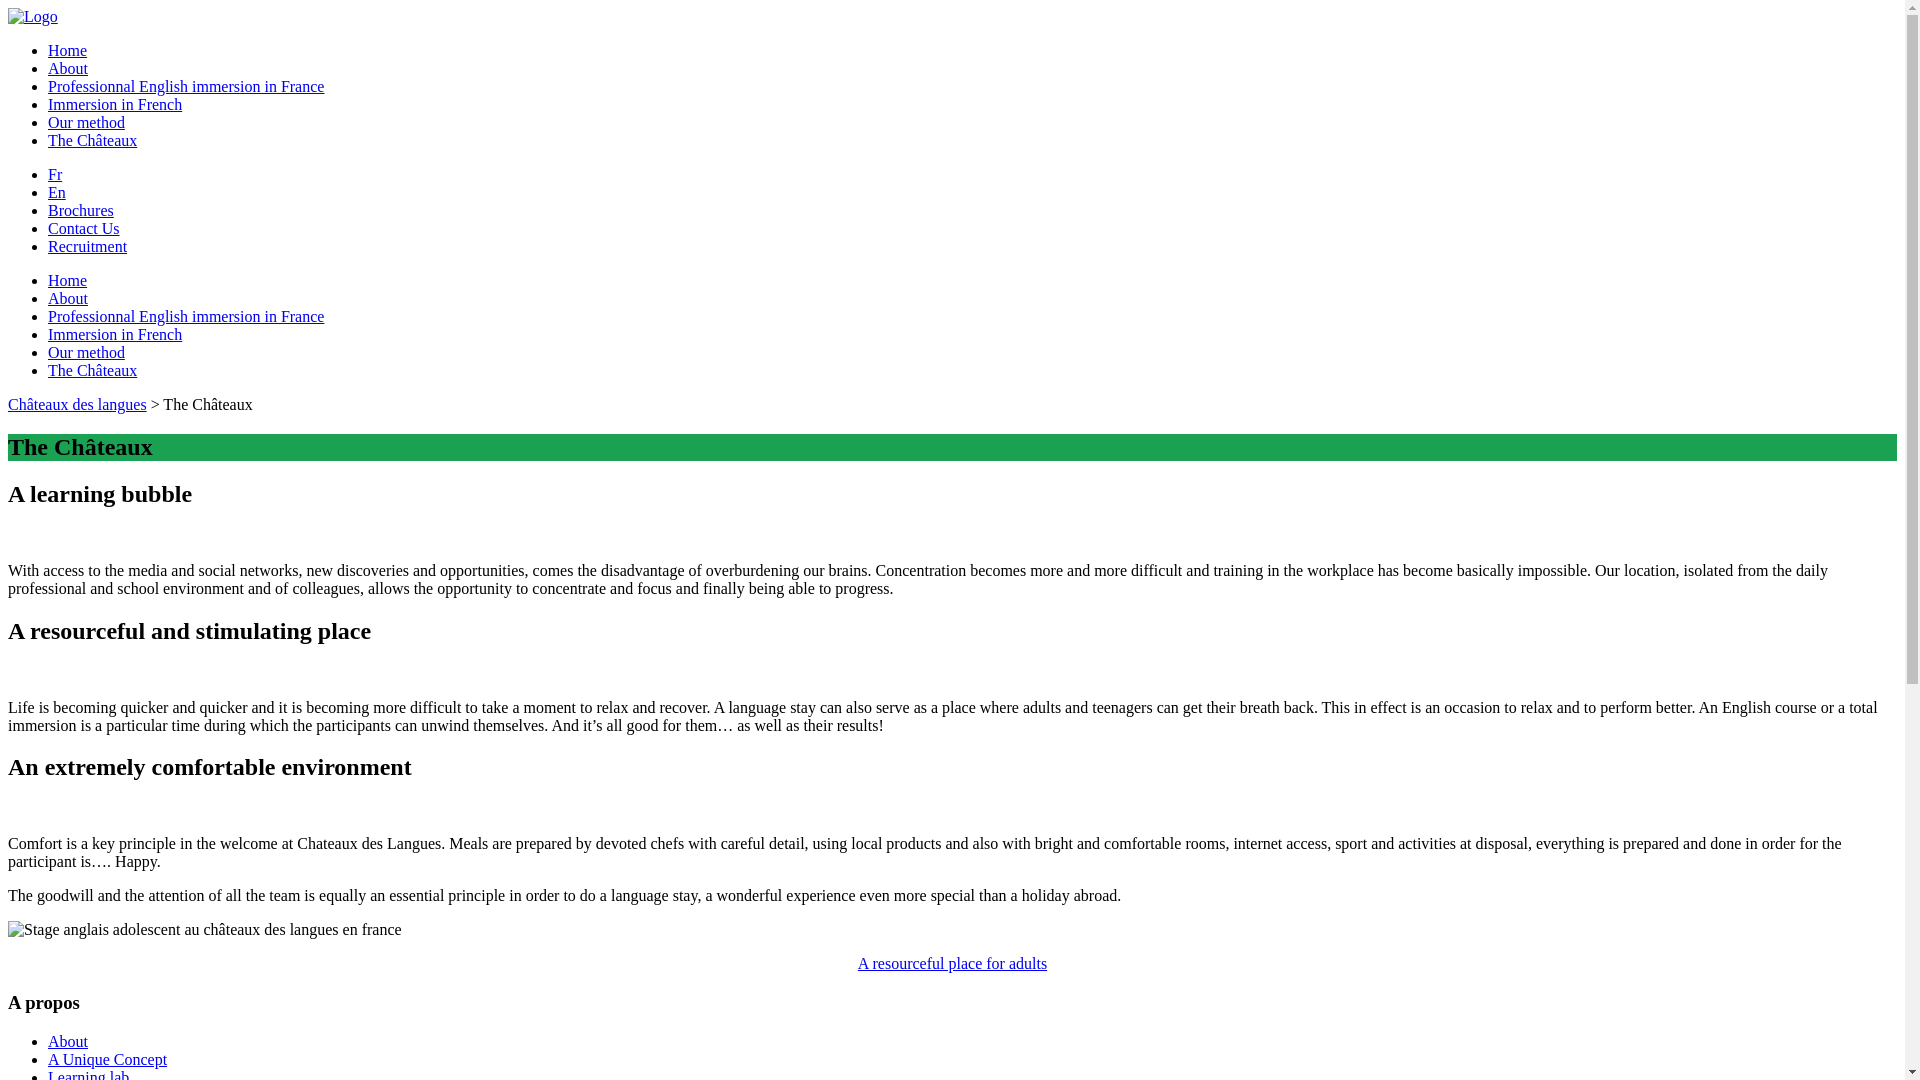 Image resolution: width=1920 pixels, height=1080 pixels. Describe the element at coordinates (82, 227) in the screenshot. I see `'Contact Us'` at that location.